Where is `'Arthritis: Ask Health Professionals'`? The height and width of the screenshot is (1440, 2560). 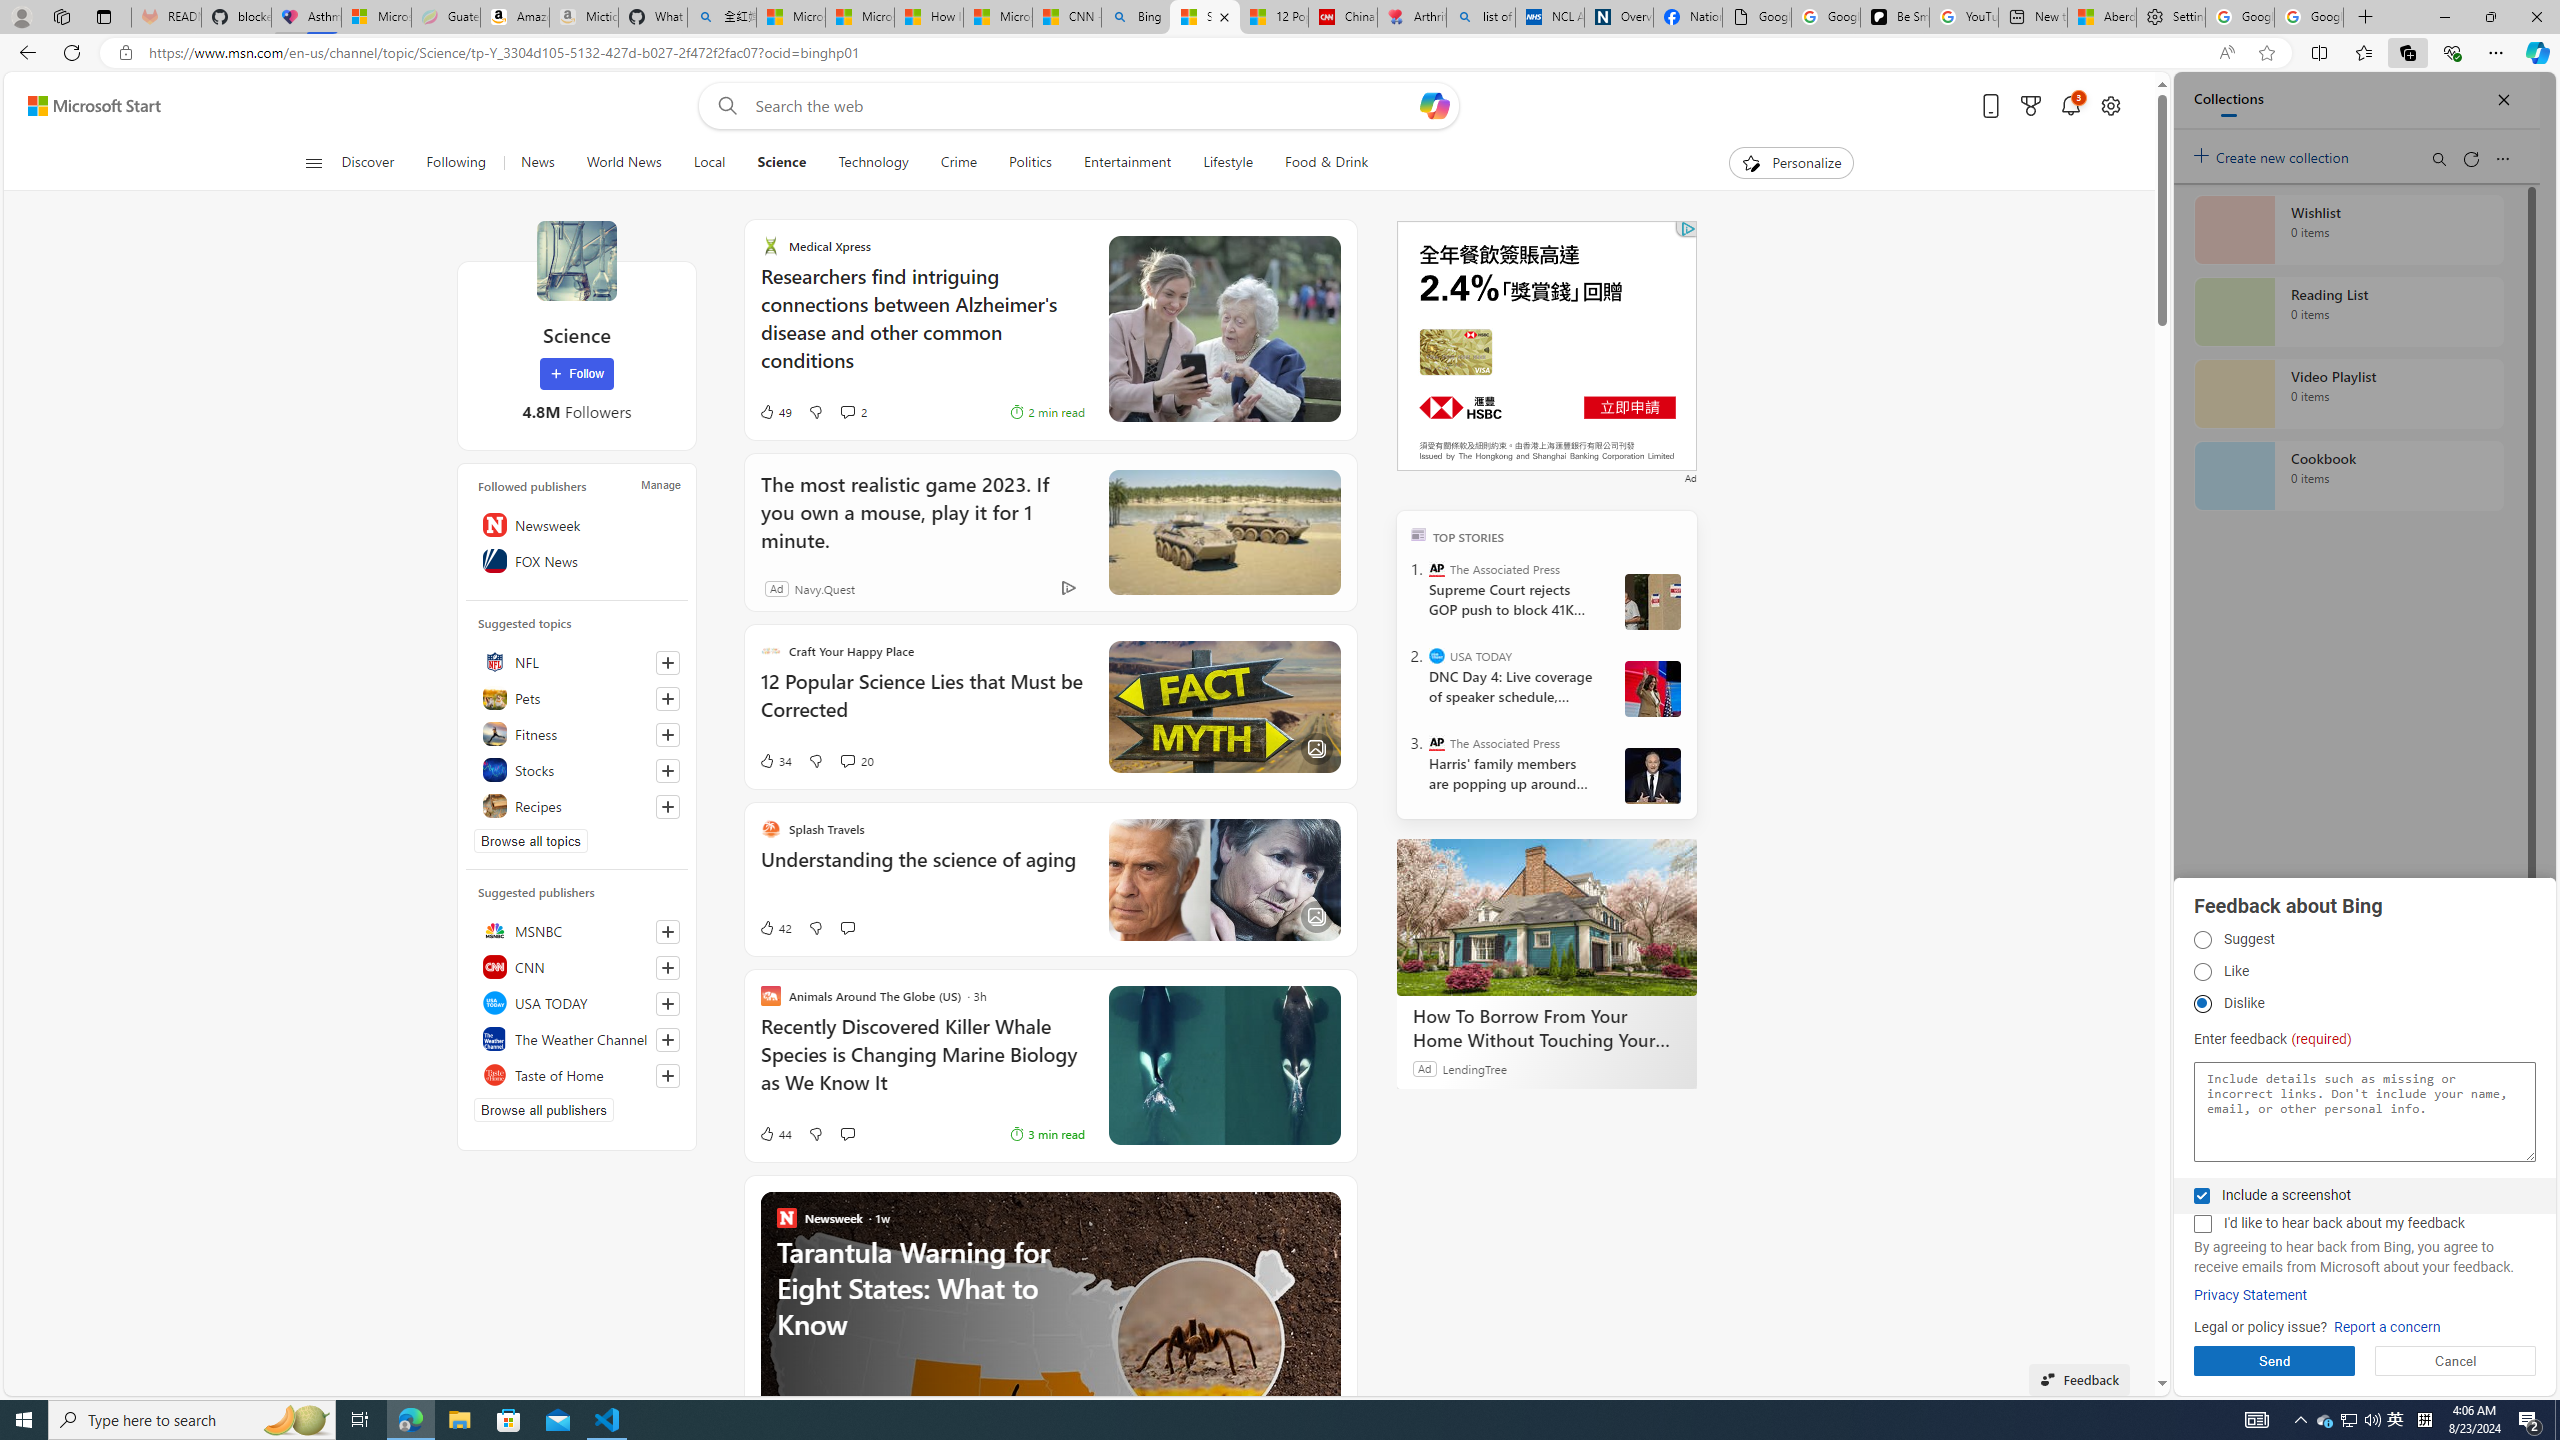 'Arthritis: Ask Health Professionals' is located at coordinates (1410, 16).